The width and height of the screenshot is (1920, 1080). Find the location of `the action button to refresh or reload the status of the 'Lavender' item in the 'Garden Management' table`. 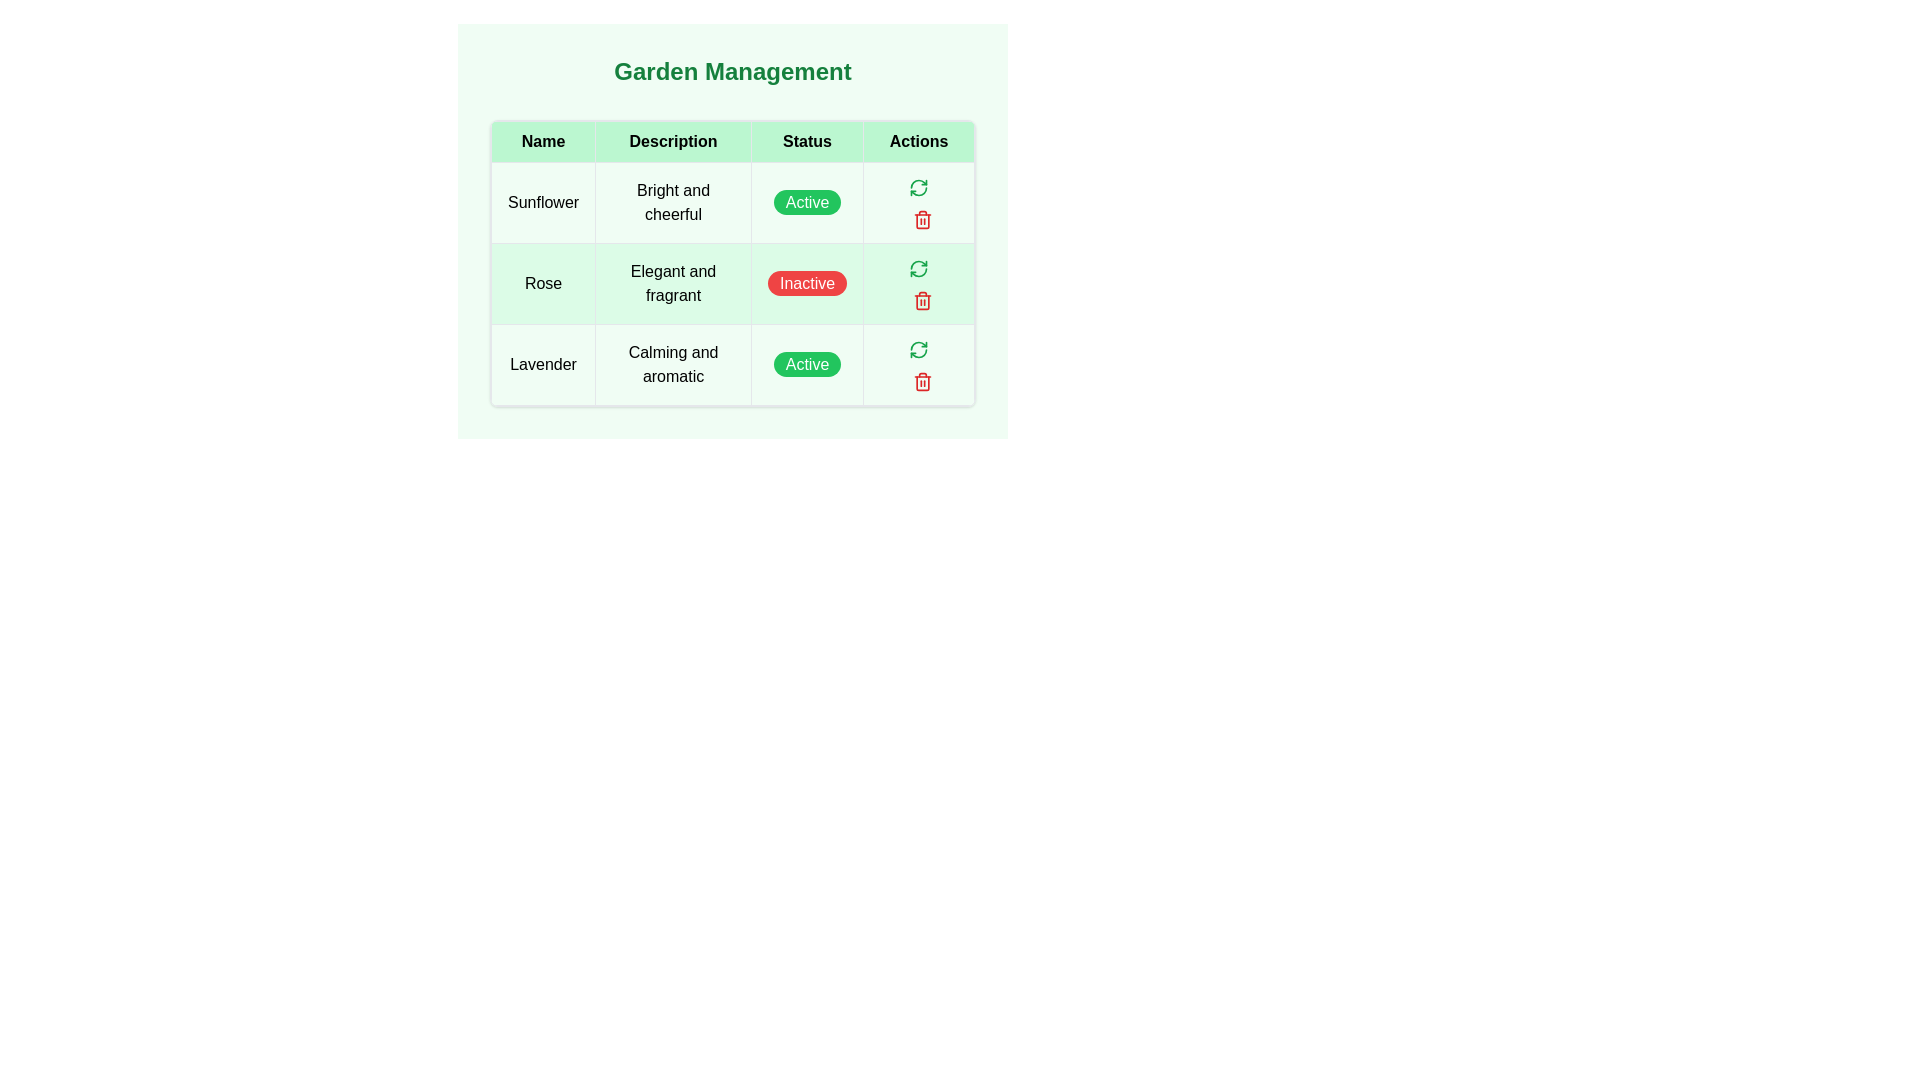

the action button to refresh or reload the status of the 'Lavender' item in the 'Garden Management' table is located at coordinates (918, 347).